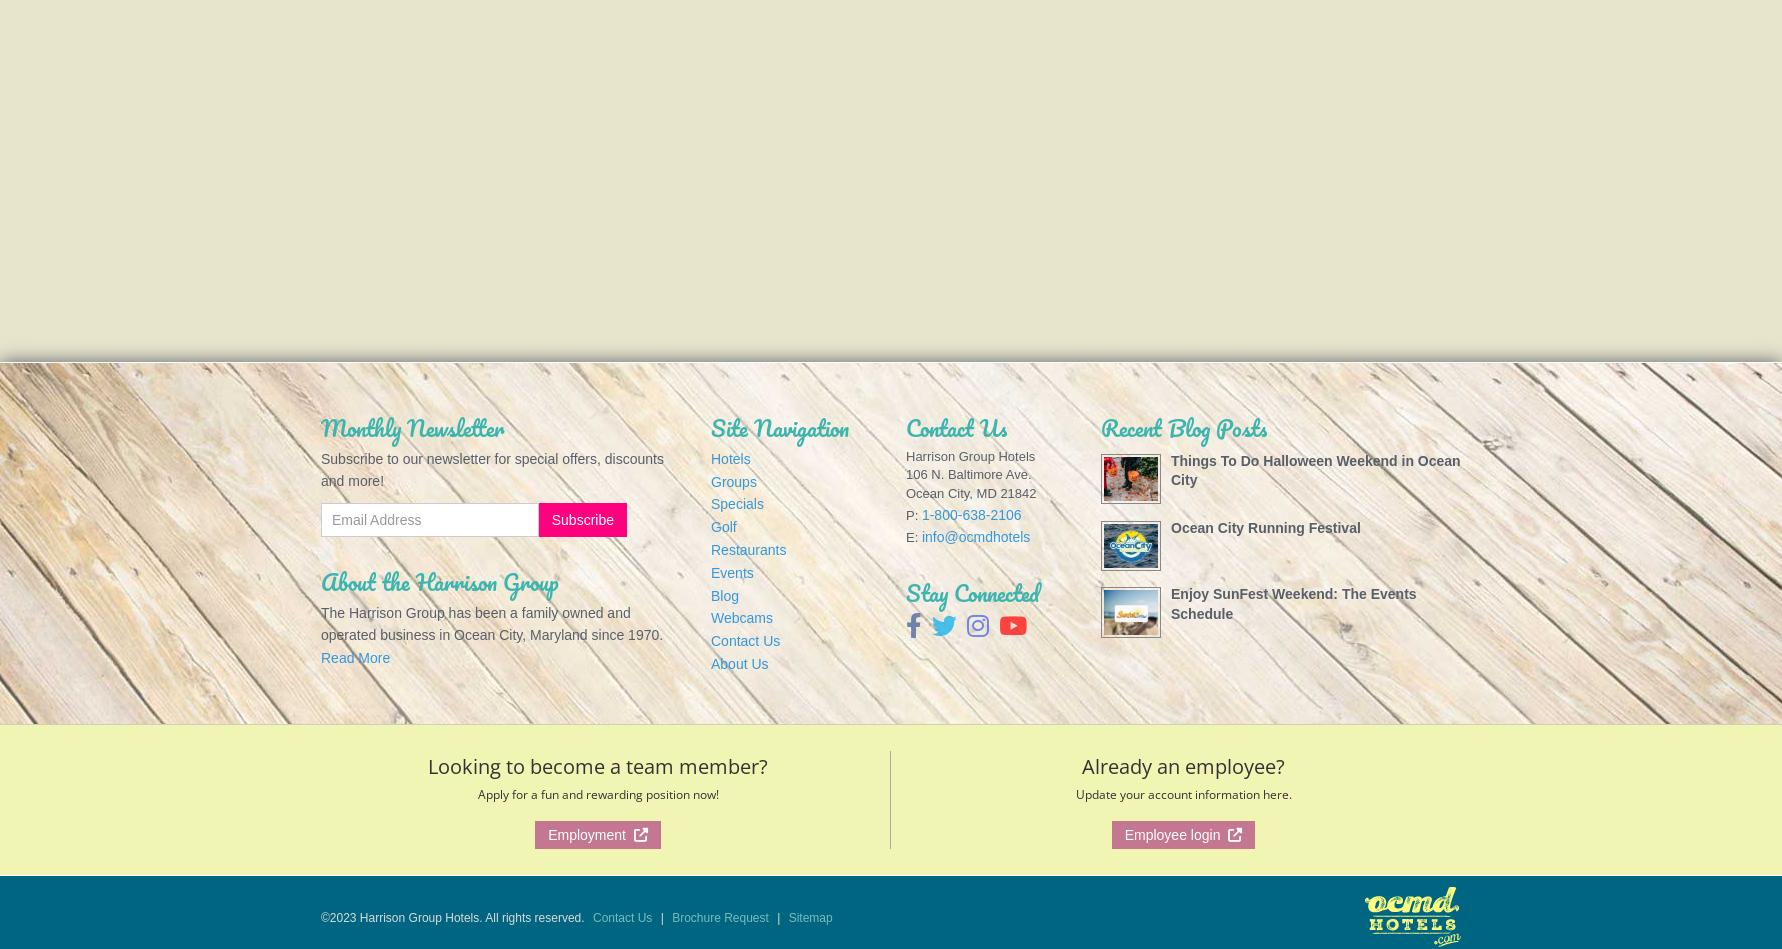 Image resolution: width=1782 pixels, height=949 pixels. I want to click on 'Employee login', so click(1124, 834).